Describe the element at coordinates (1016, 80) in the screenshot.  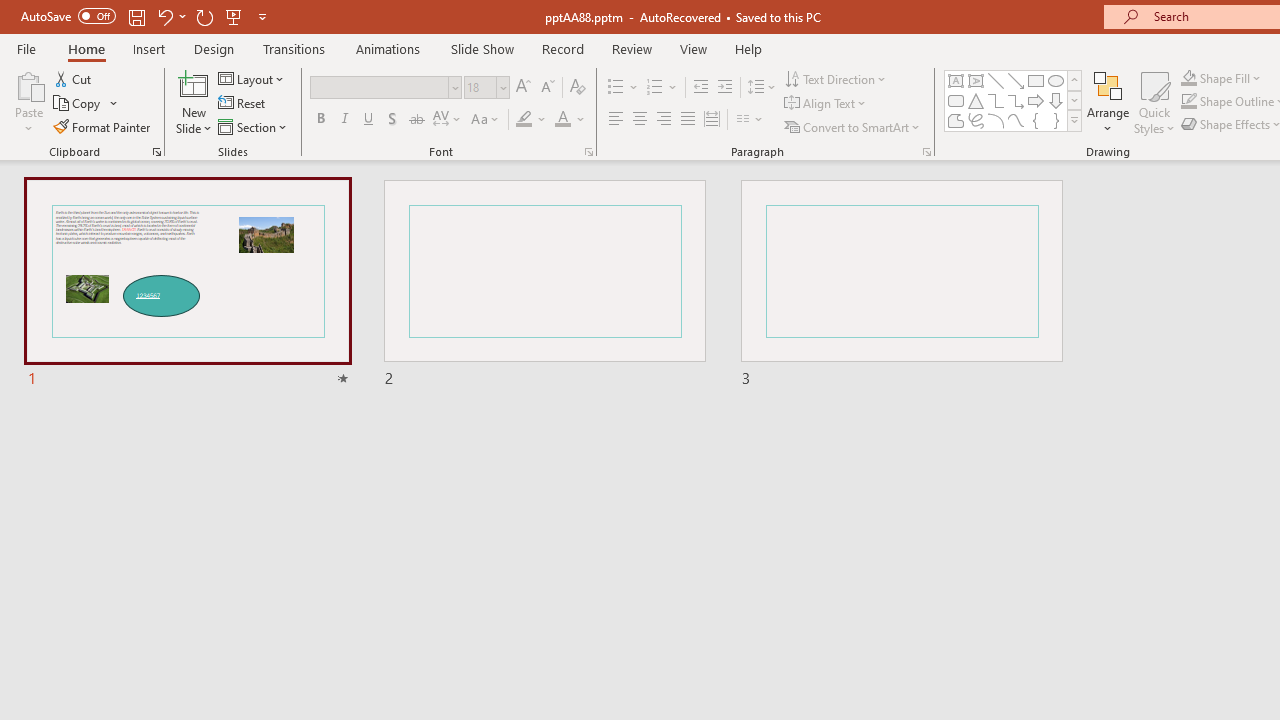
I see `'Line Arrow'` at that location.